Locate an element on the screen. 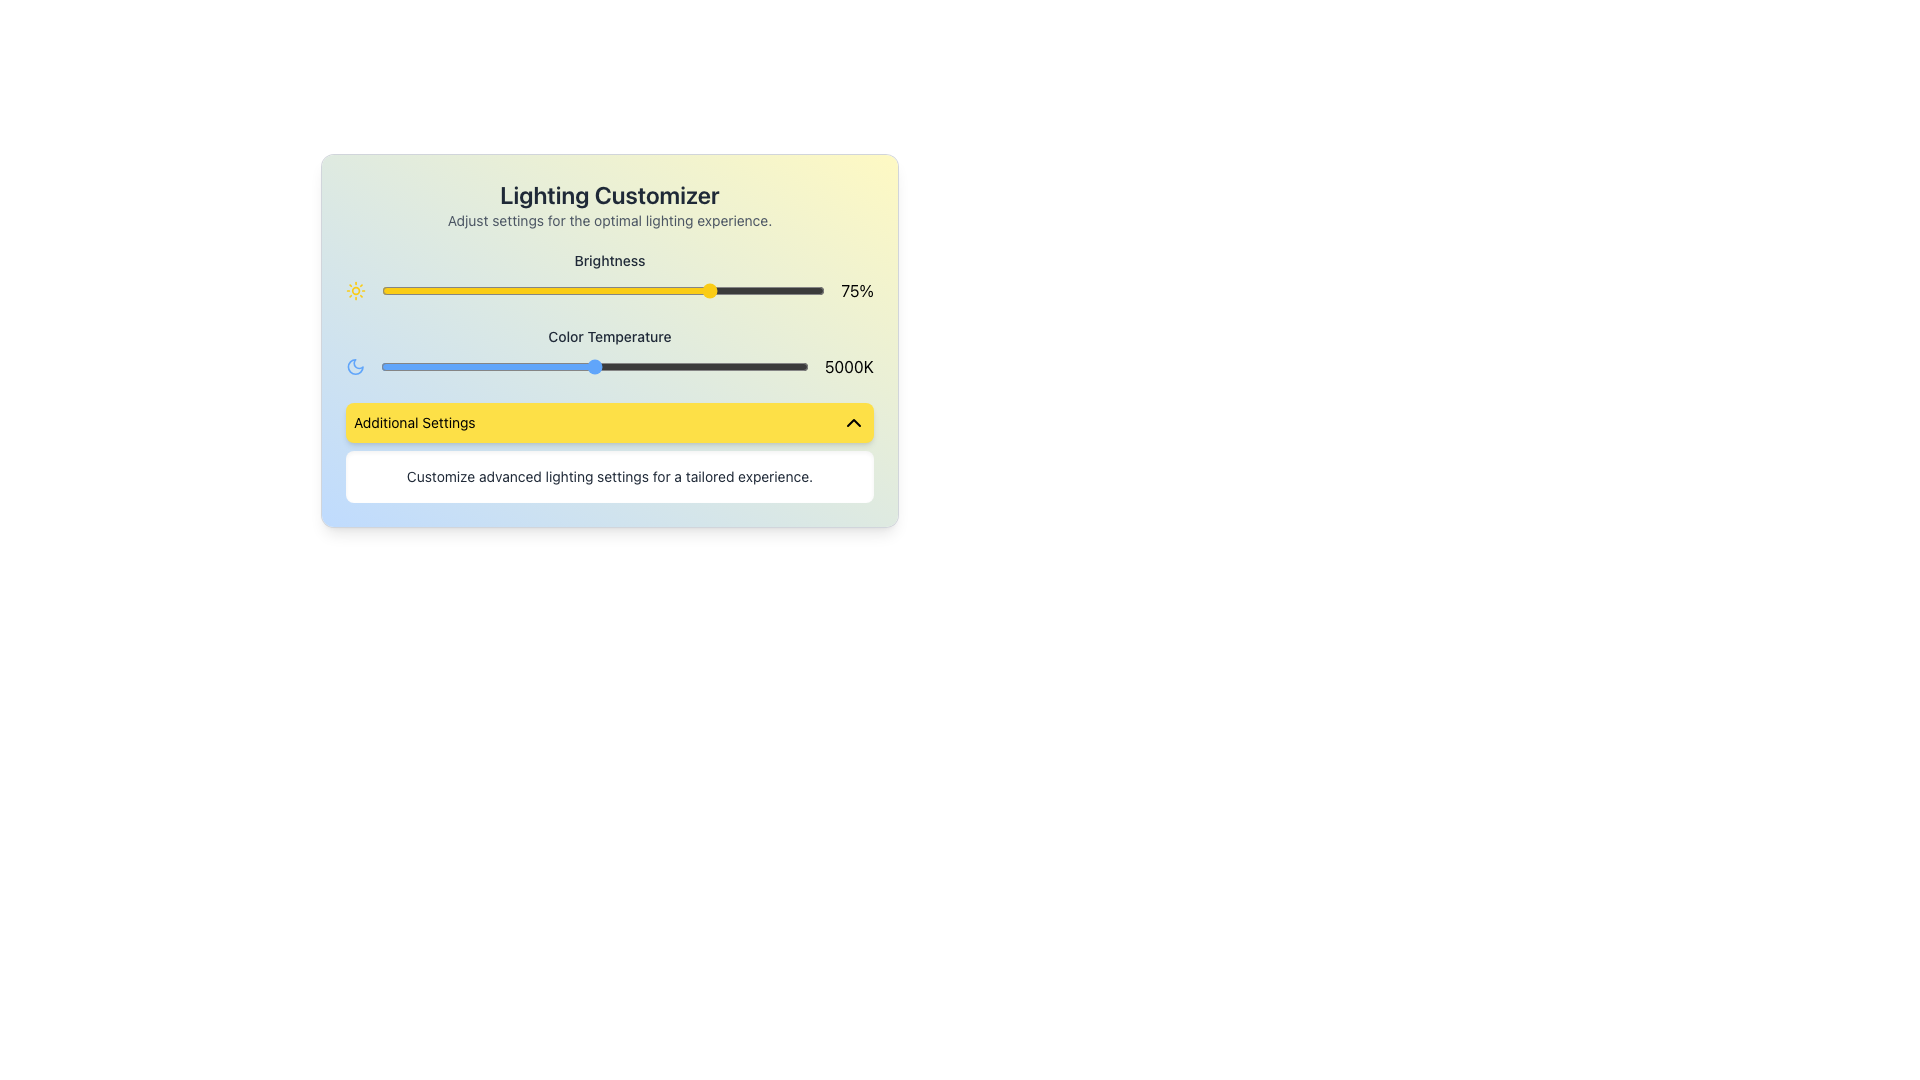 The image size is (1920, 1080). the color temperature is located at coordinates (439, 366).